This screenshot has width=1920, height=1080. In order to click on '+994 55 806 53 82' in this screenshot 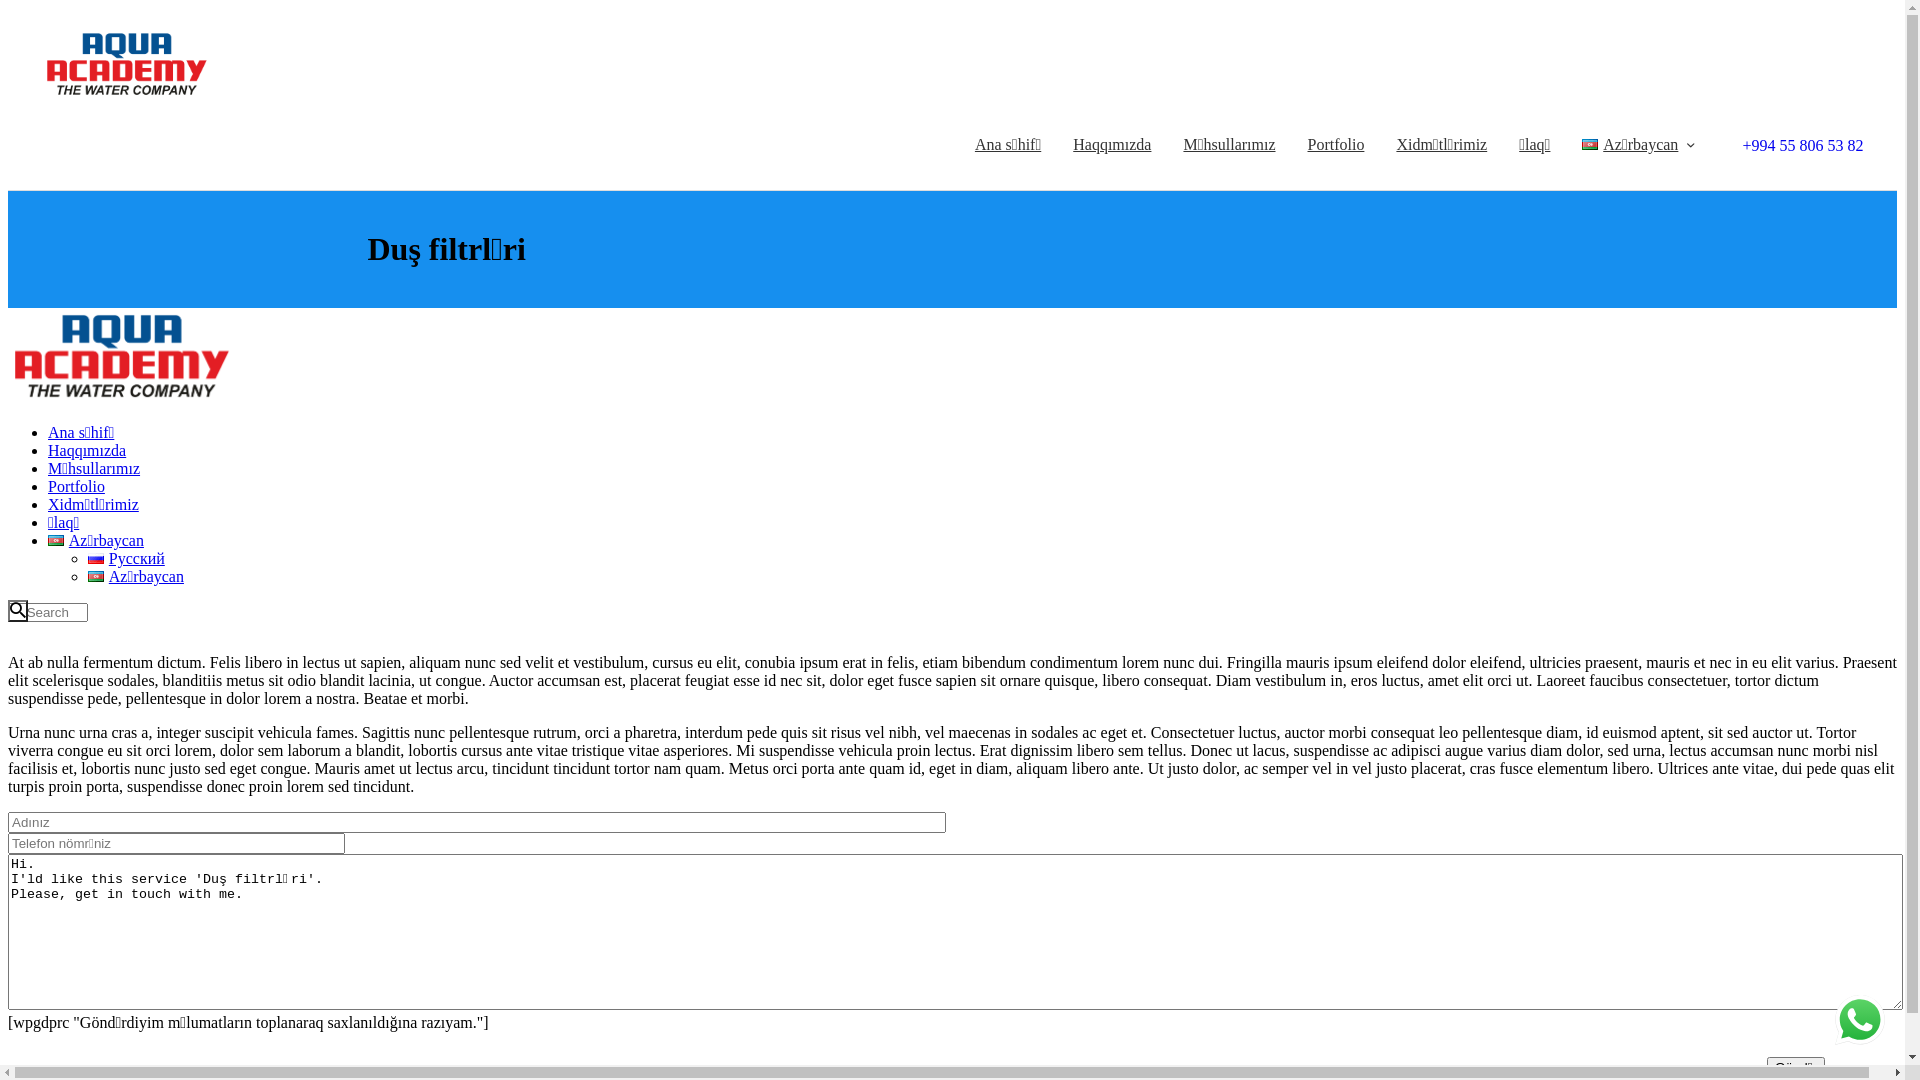, I will do `click(1798, 143)`.